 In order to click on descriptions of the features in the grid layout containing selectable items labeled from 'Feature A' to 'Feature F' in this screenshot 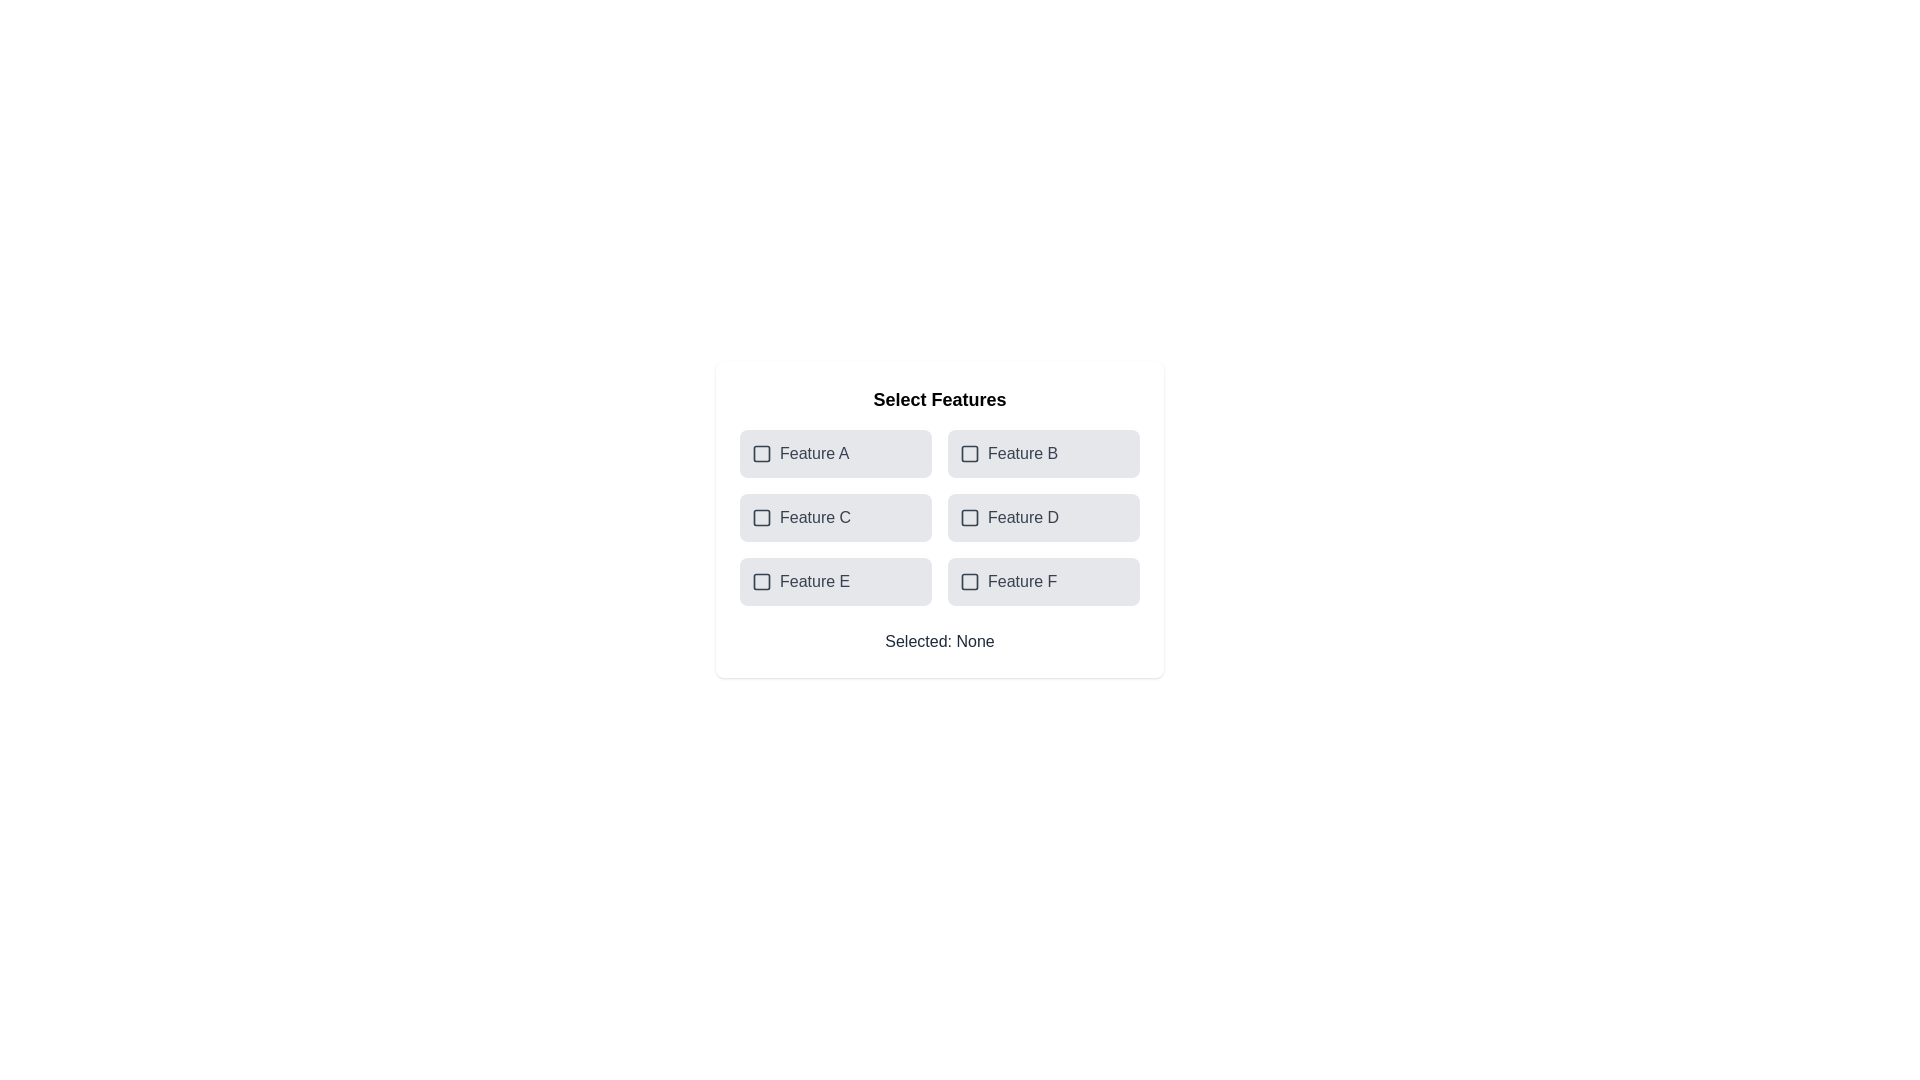, I will do `click(939, 516)`.